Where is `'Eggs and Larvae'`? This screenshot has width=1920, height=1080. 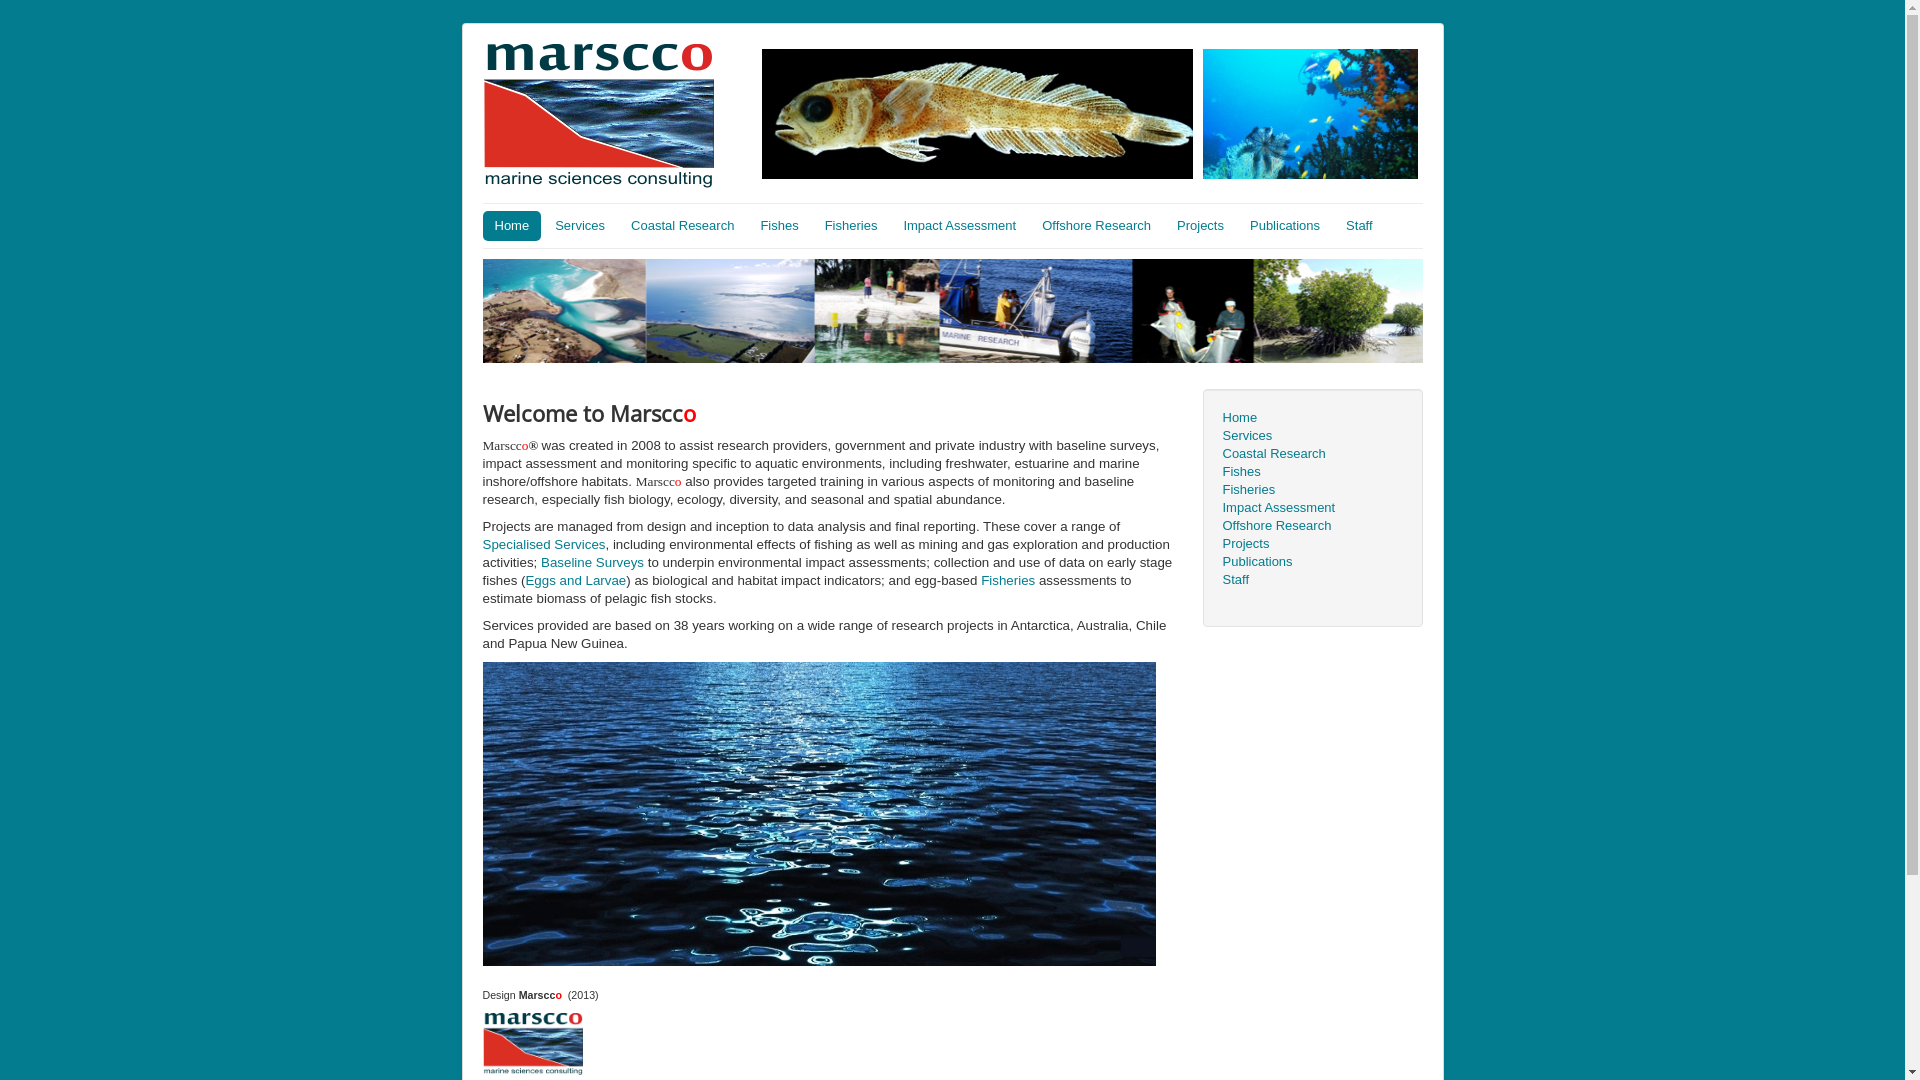
'Eggs and Larvae' is located at coordinates (524, 580).